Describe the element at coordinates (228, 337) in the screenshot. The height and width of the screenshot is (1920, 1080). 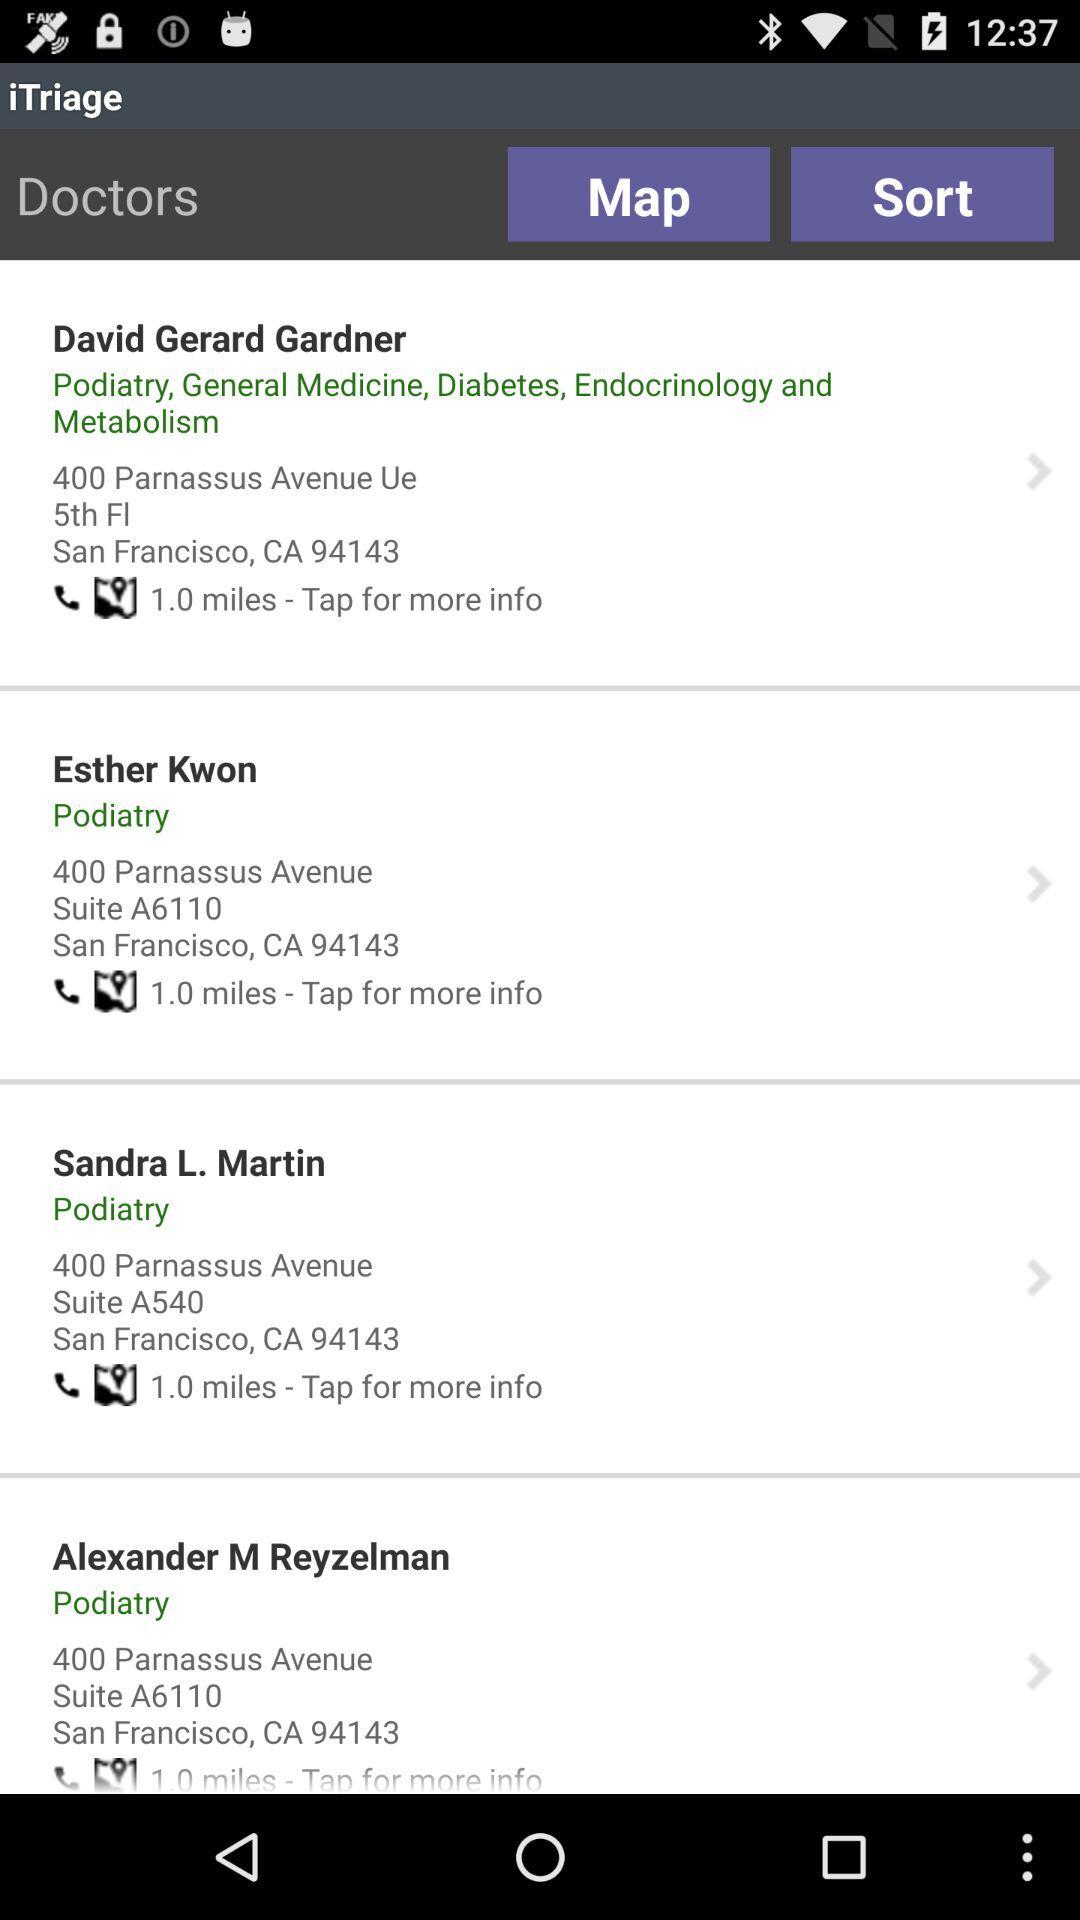
I see `item above podiatry general medicine` at that location.